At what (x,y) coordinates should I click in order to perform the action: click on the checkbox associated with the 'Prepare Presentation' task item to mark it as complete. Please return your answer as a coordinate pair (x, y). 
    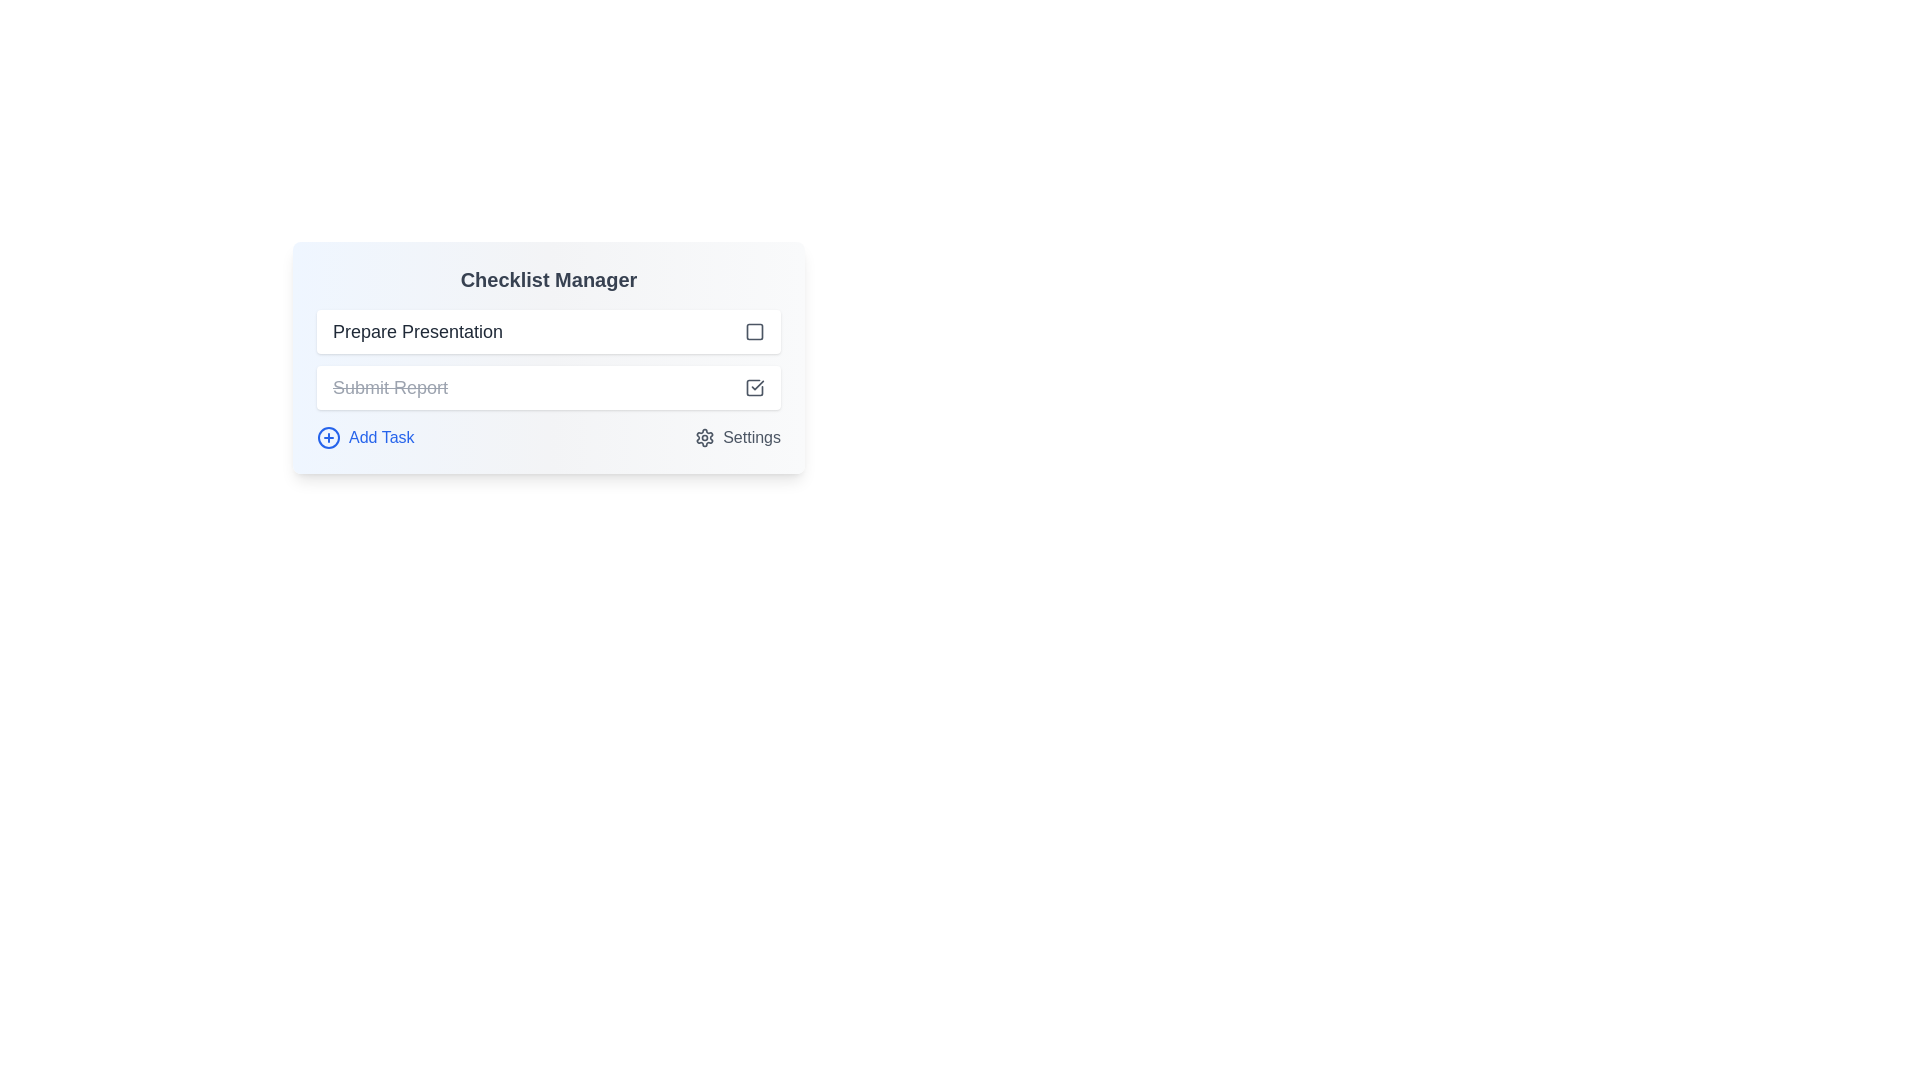
    Looking at the image, I should click on (548, 330).